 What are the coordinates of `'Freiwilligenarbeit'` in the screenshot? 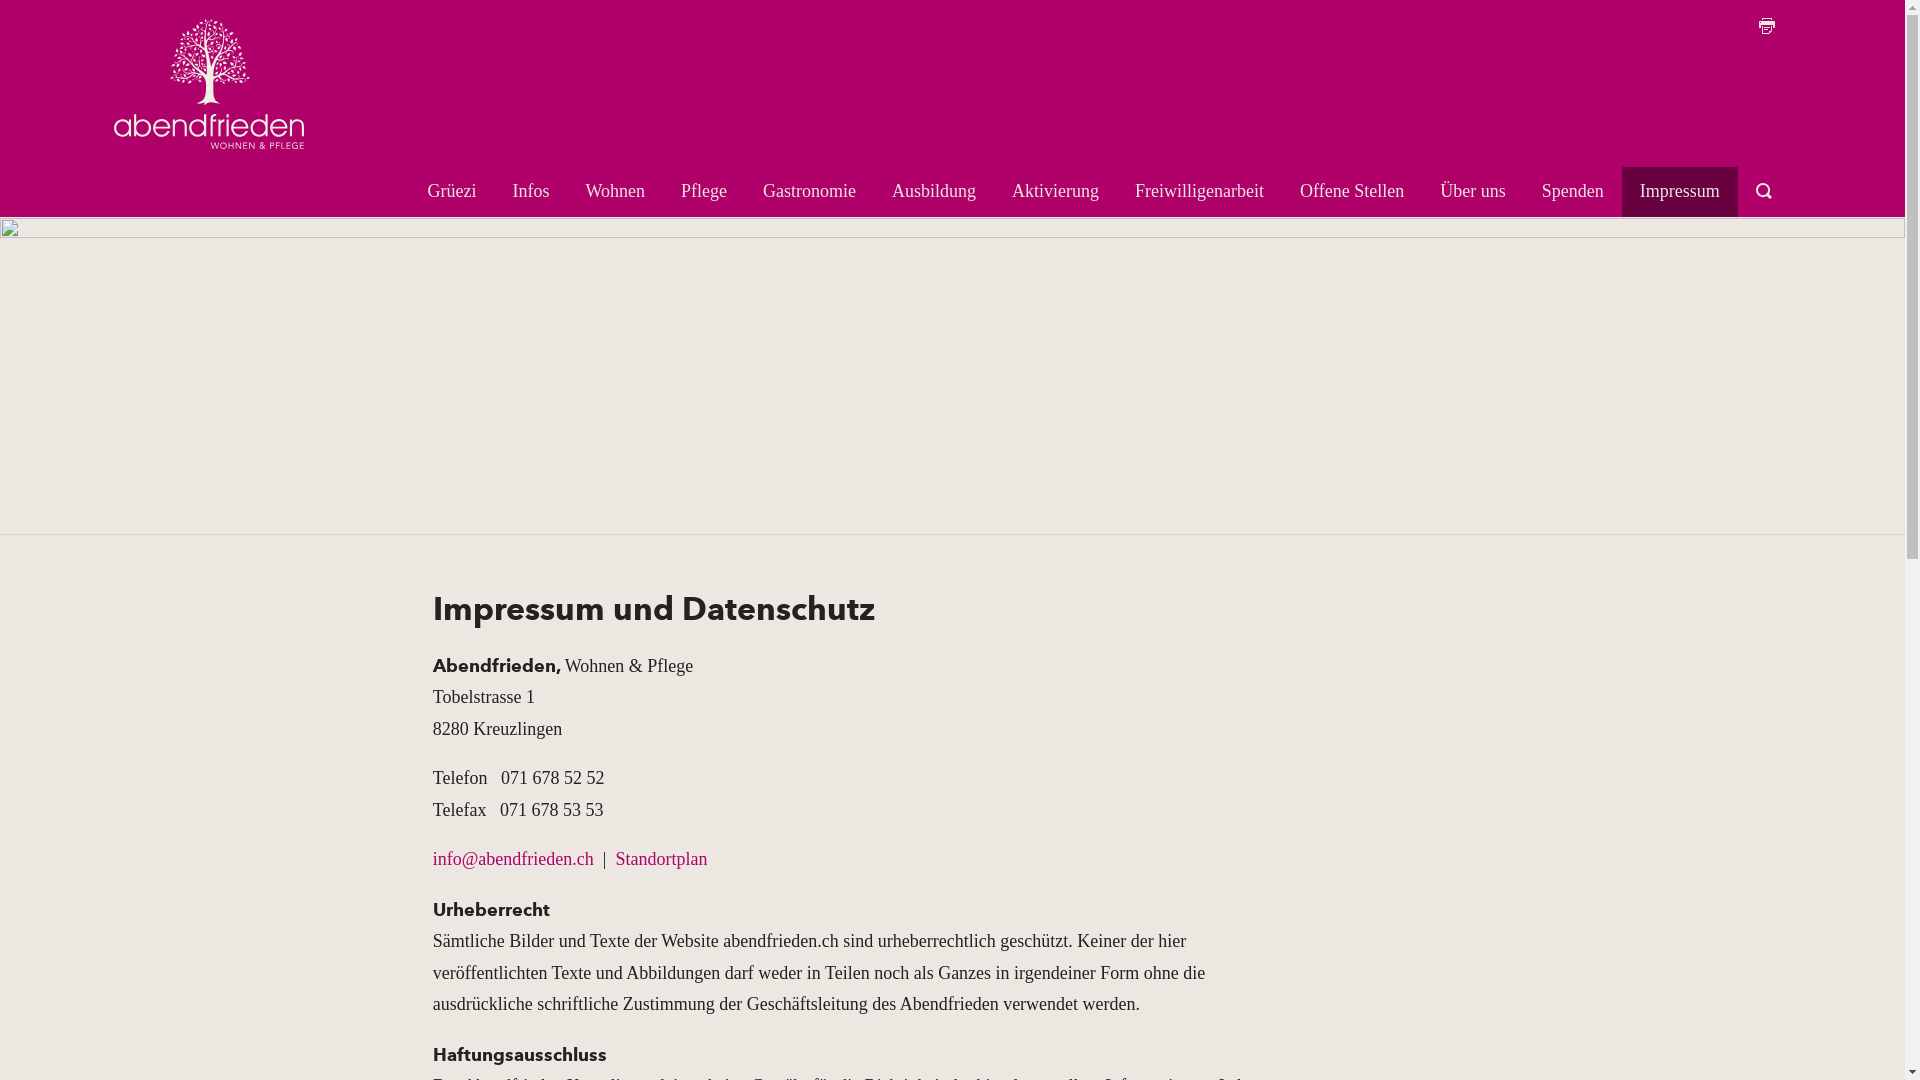 It's located at (1199, 192).